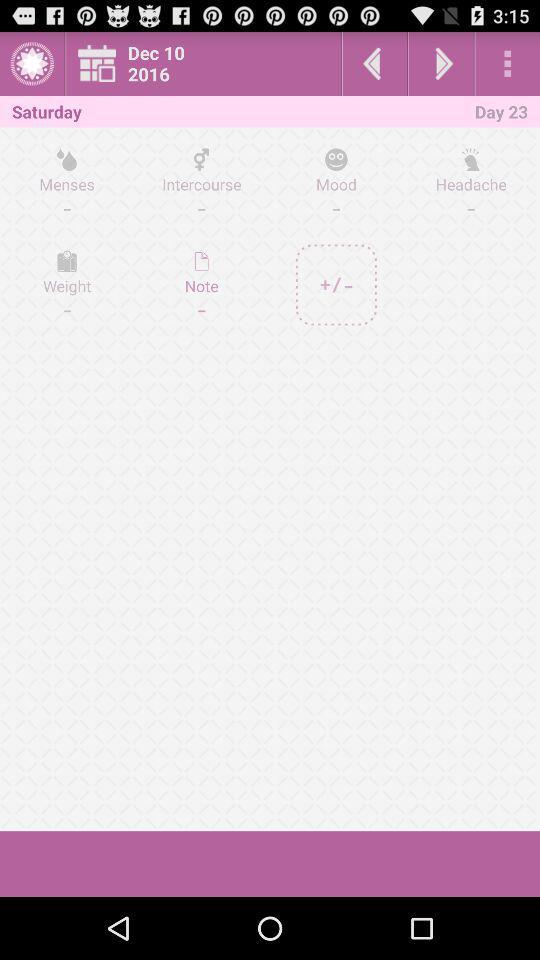  What do you see at coordinates (336, 284) in the screenshot?
I see `item next to the note` at bounding box center [336, 284].